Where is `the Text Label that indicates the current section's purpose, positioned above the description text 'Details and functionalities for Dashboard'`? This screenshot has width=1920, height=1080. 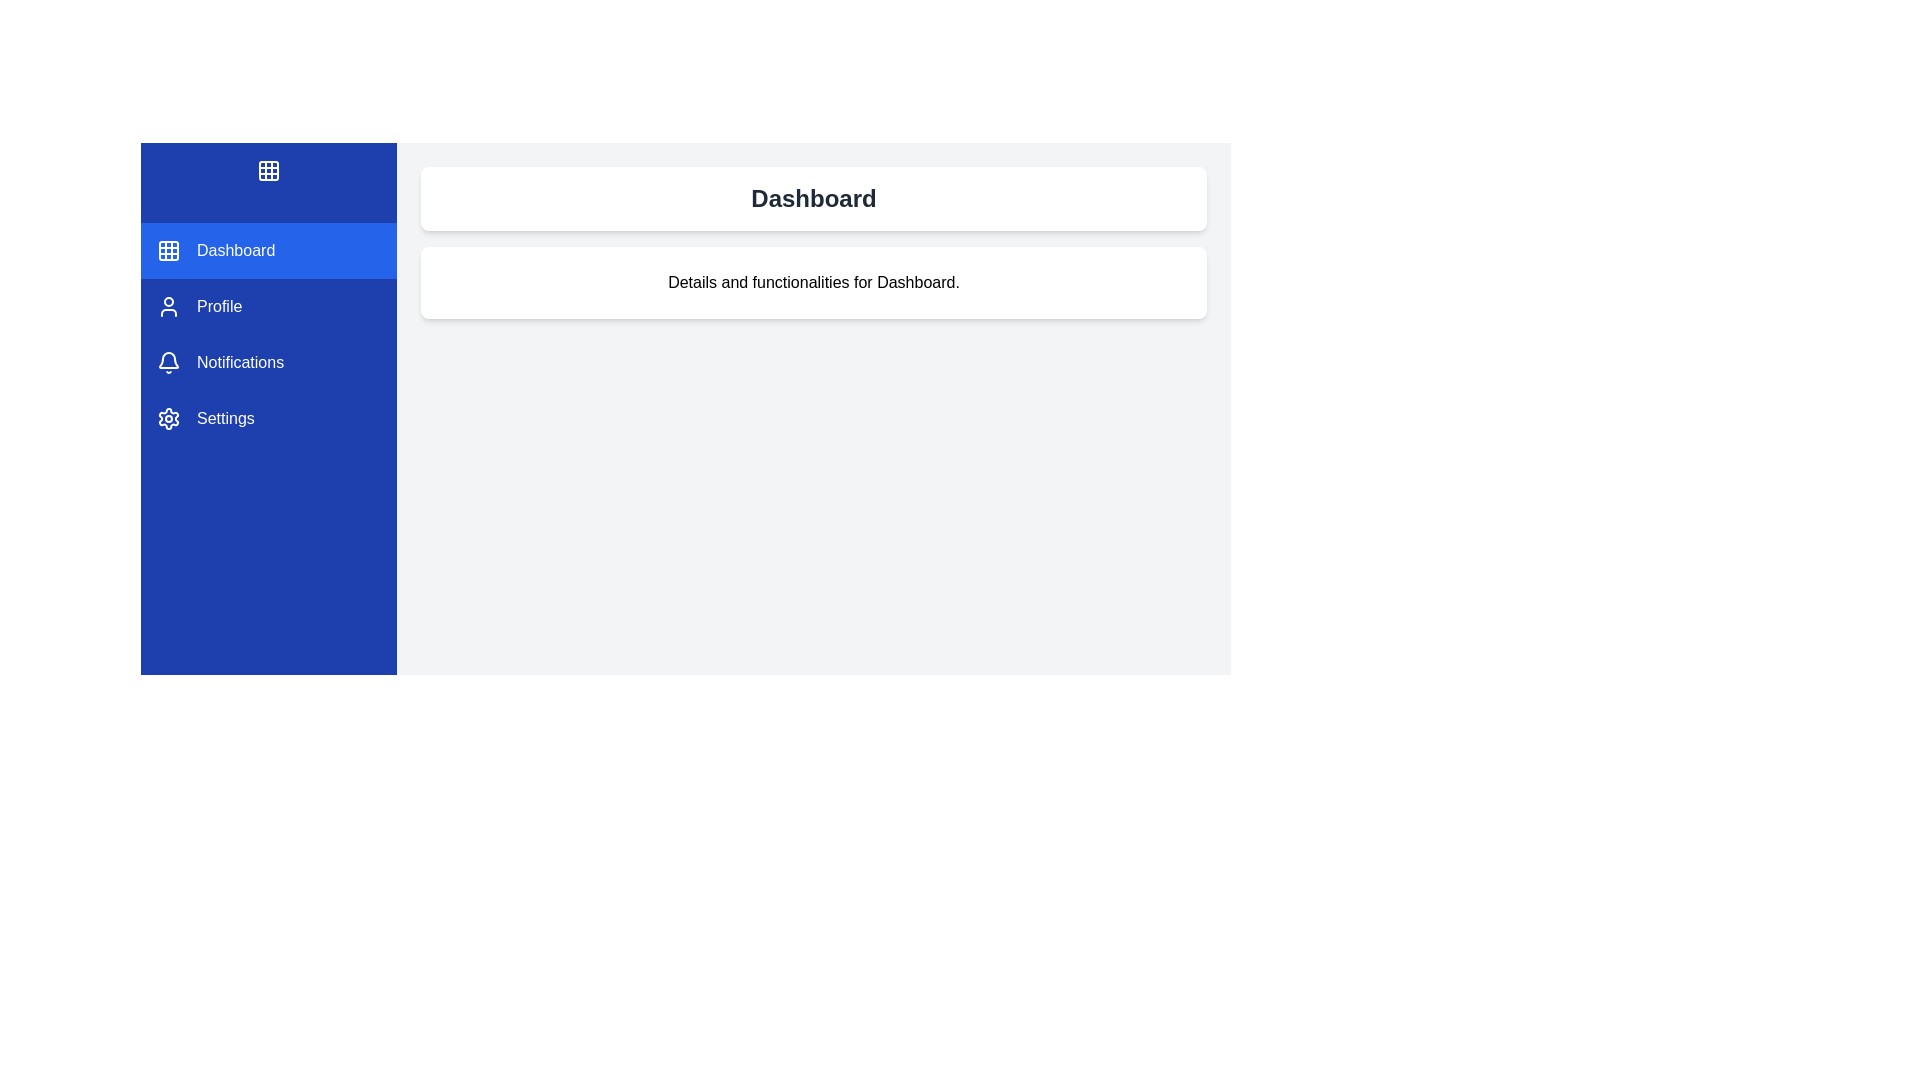 the Text Label that indicates the current section's purpose, positioned above the description text 'Details and functionalities for Dashboard' is located at coordinates (814, 199).